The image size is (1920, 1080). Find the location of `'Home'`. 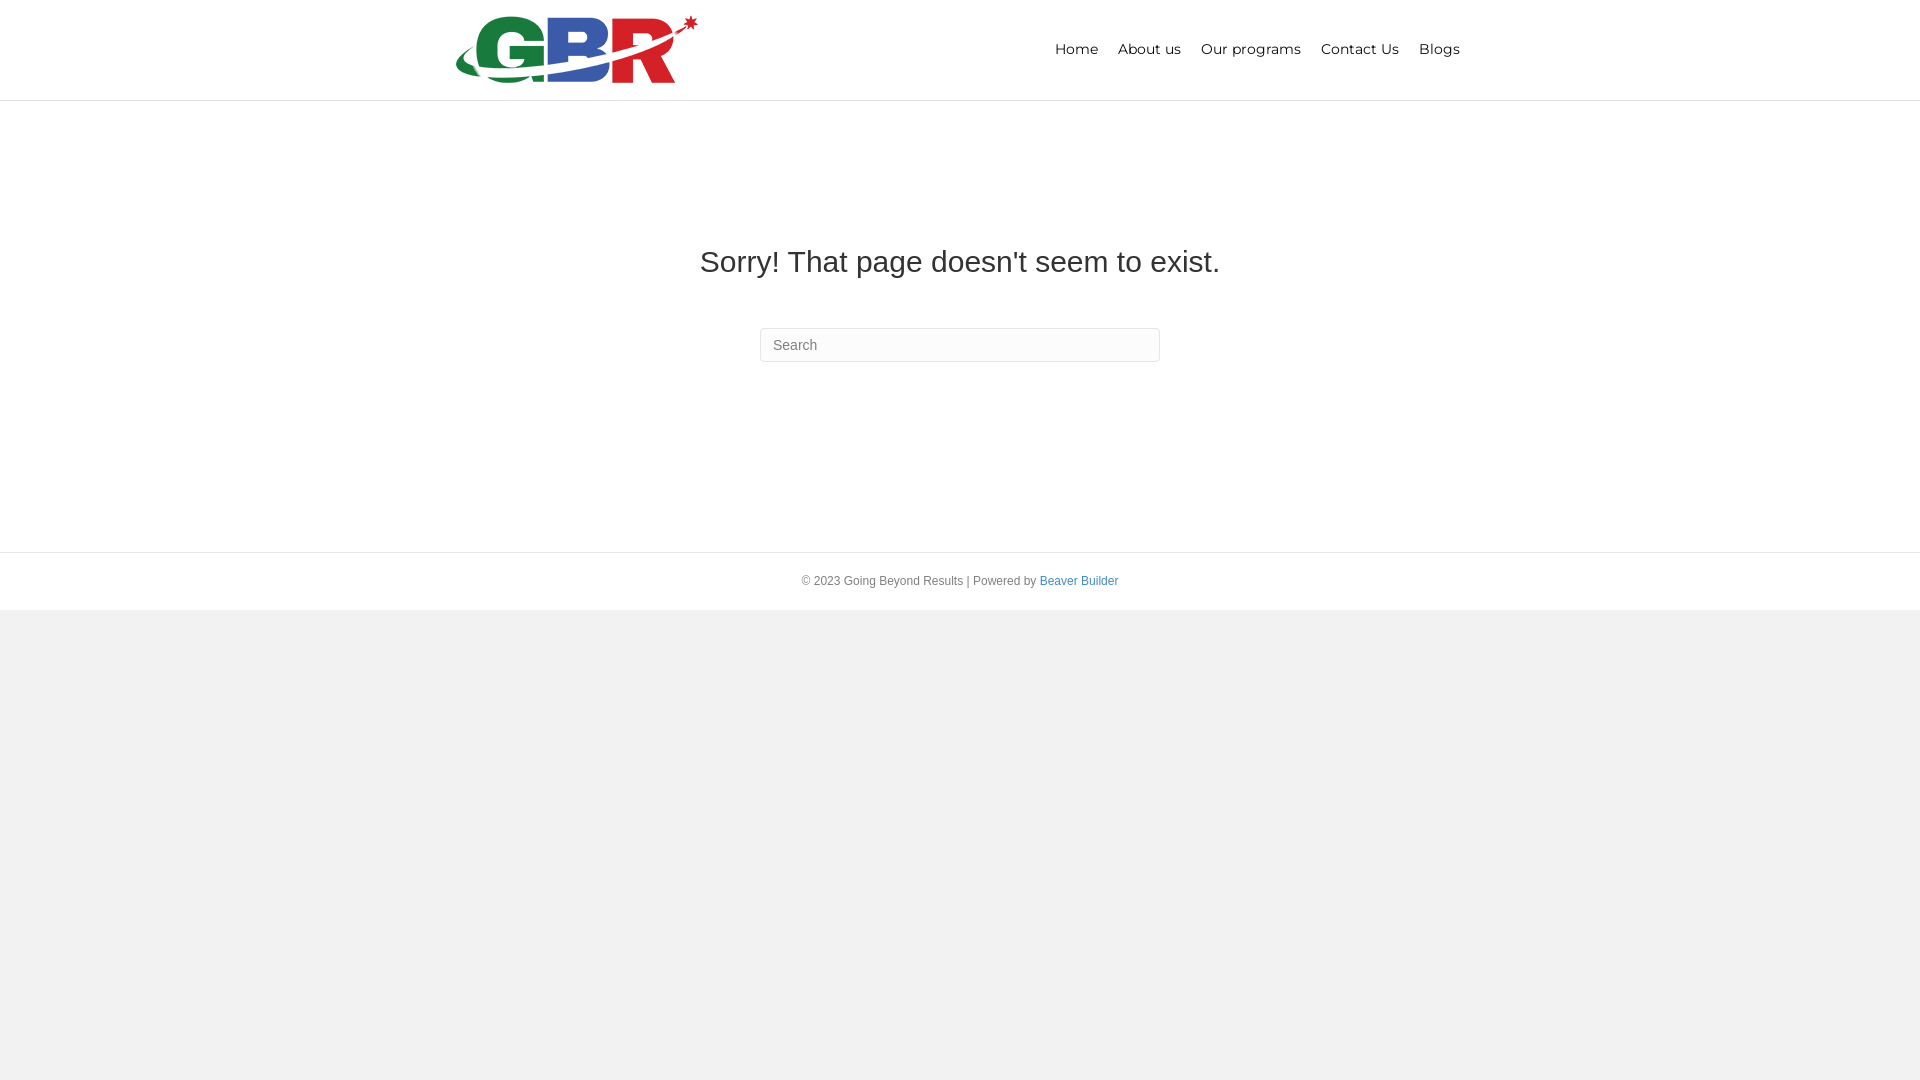

'Home' is located at coordinates (1044, 49).